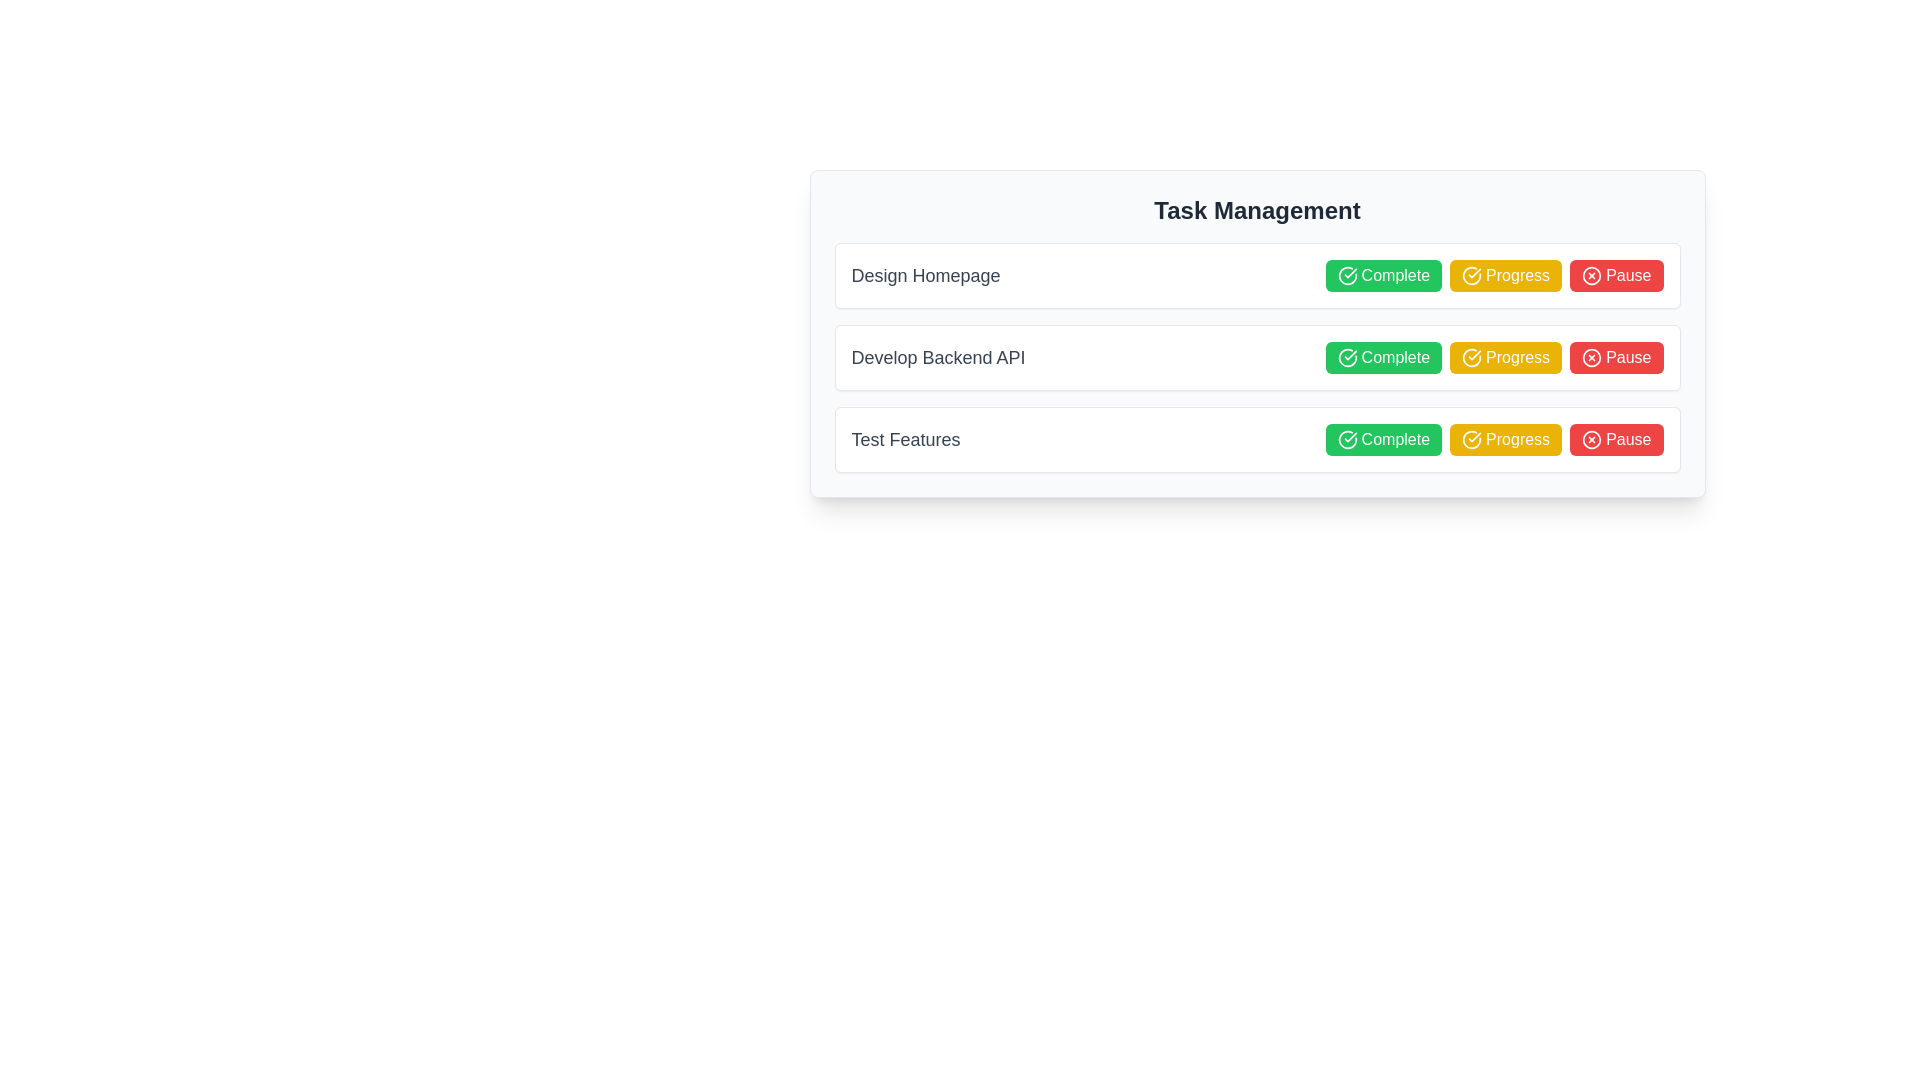 Image resolution: width=1920 pixels, height=1080 pixels. I want to click on the circular green checkmark icon located within the 'Complete' button to include it in the view, so click(1347, 276).